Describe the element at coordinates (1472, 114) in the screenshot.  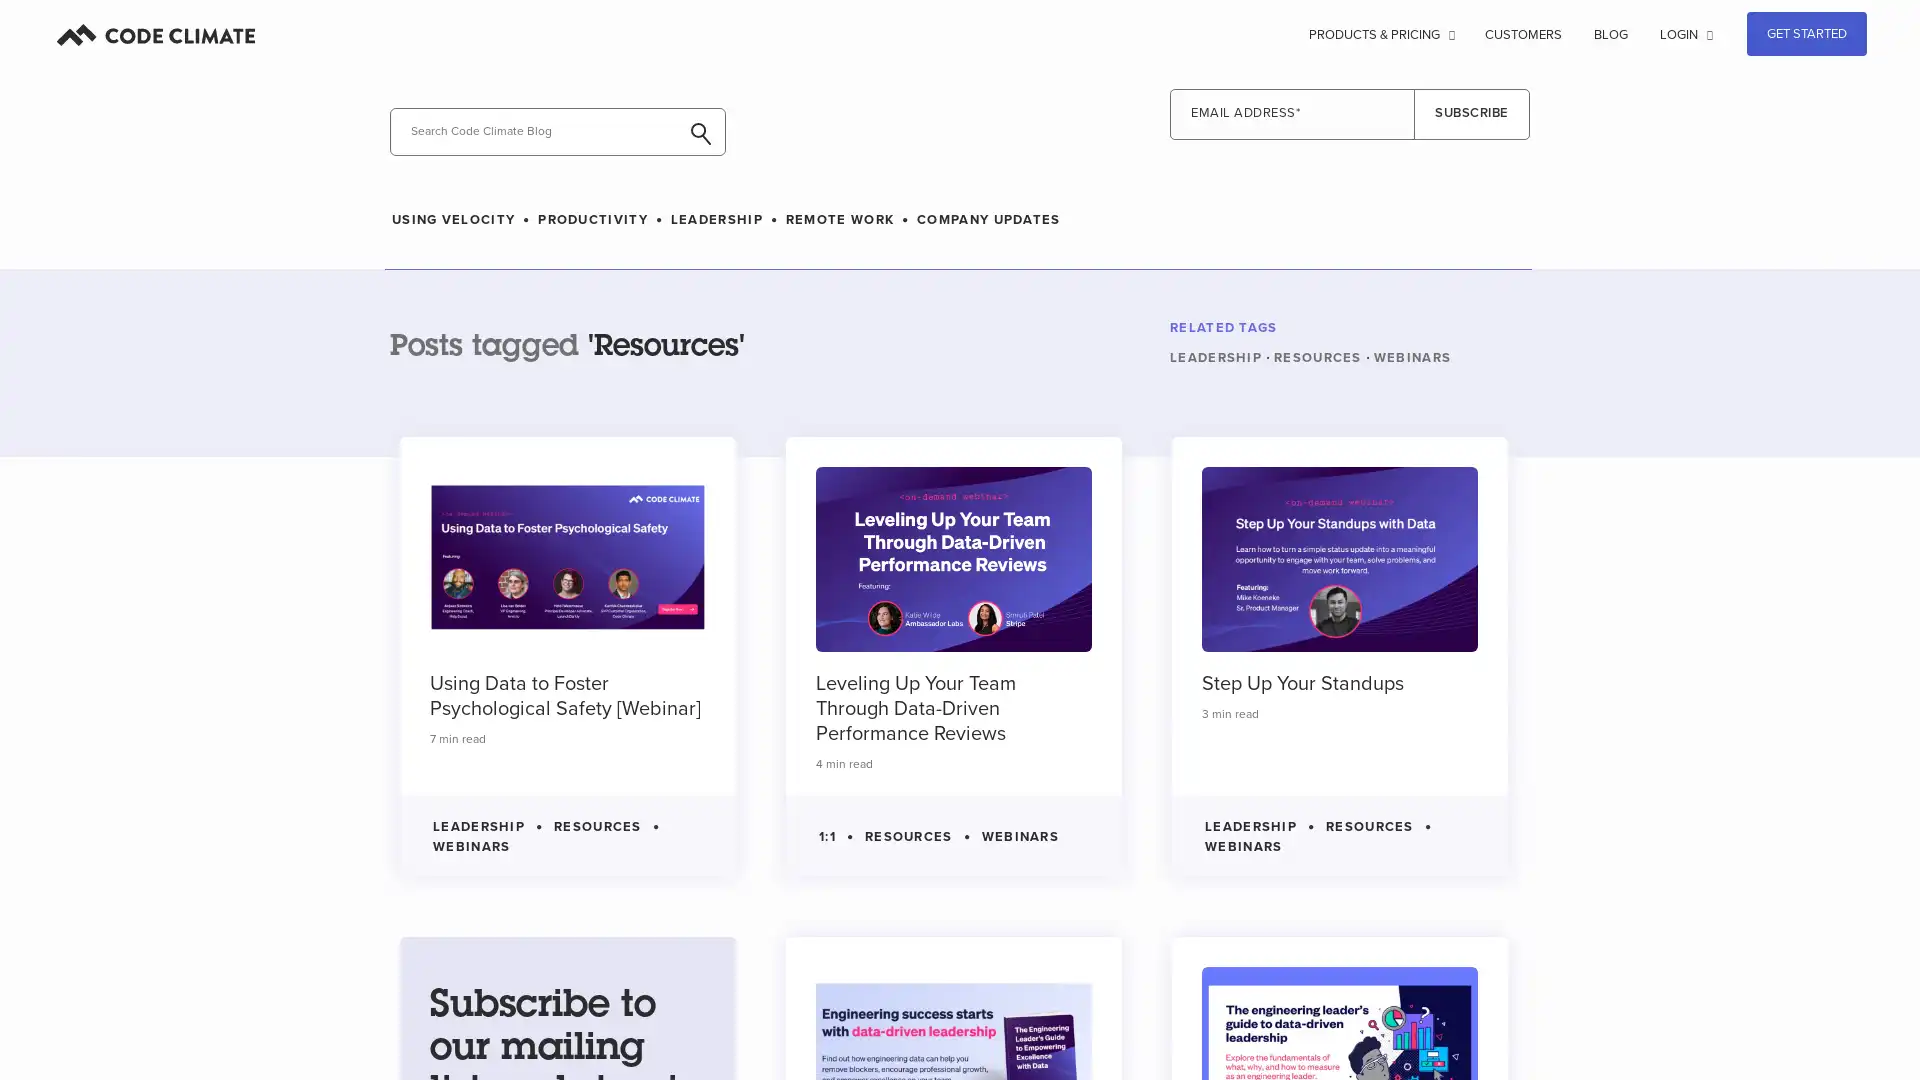
I see `SUBSCRIBE` at that location.